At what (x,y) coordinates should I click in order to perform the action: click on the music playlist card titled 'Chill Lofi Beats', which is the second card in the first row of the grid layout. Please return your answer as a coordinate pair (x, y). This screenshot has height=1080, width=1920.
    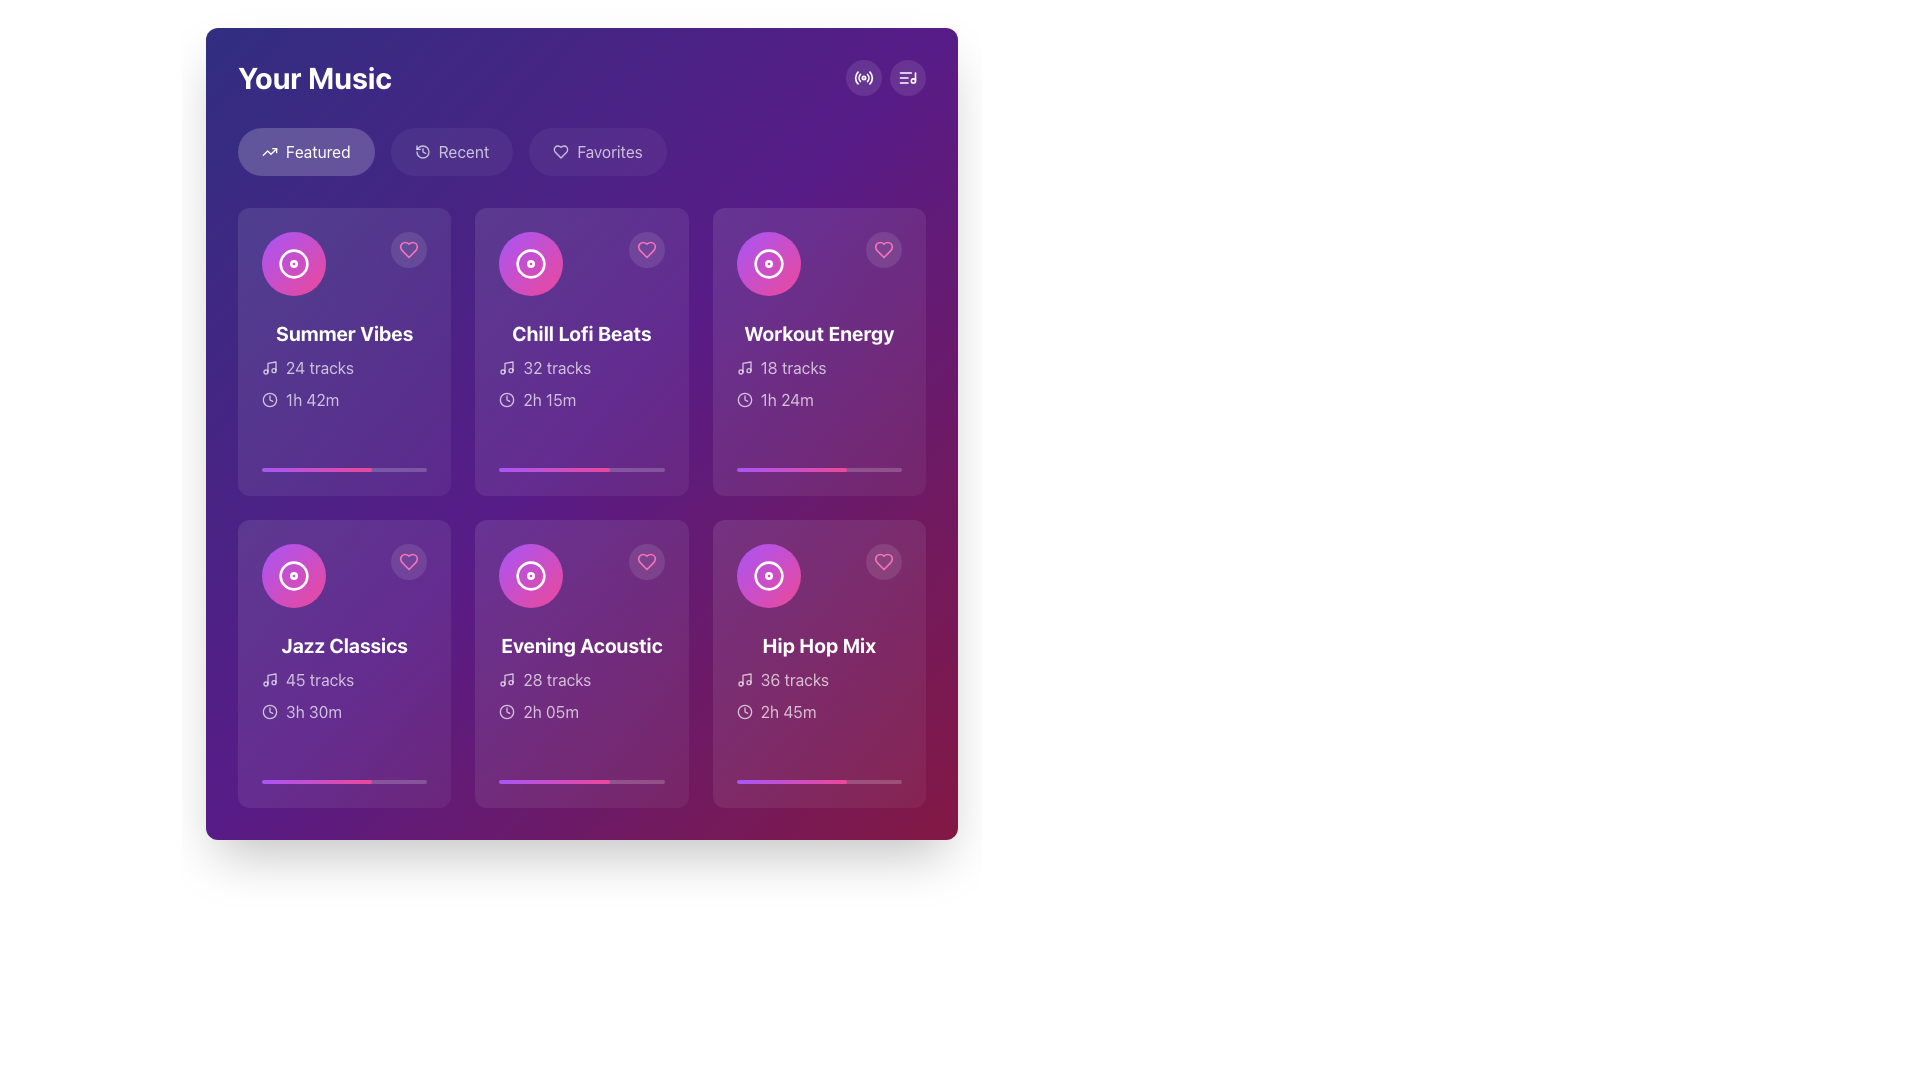
    Looking at the image, I should click on (580, 366).